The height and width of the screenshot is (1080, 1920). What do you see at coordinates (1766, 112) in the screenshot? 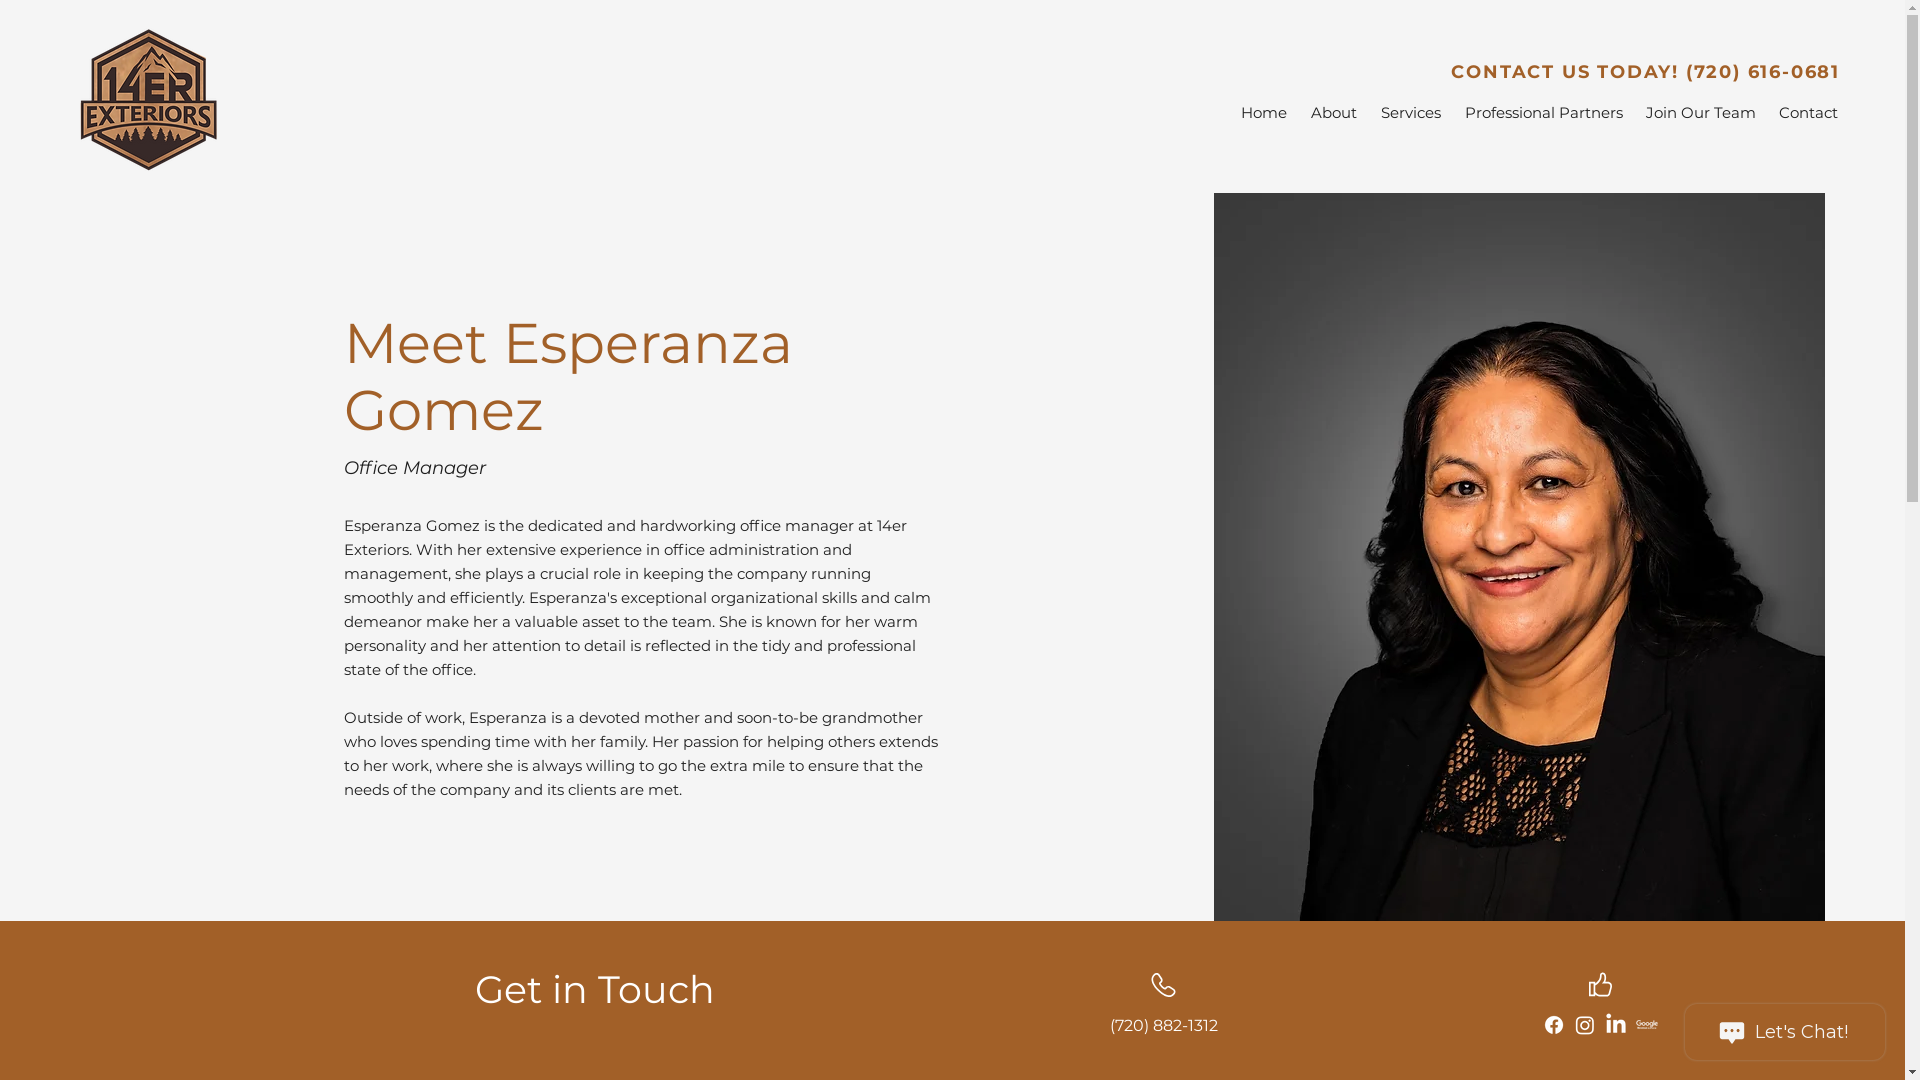
I see `'Contact'` at bounding box center [1766, 112].